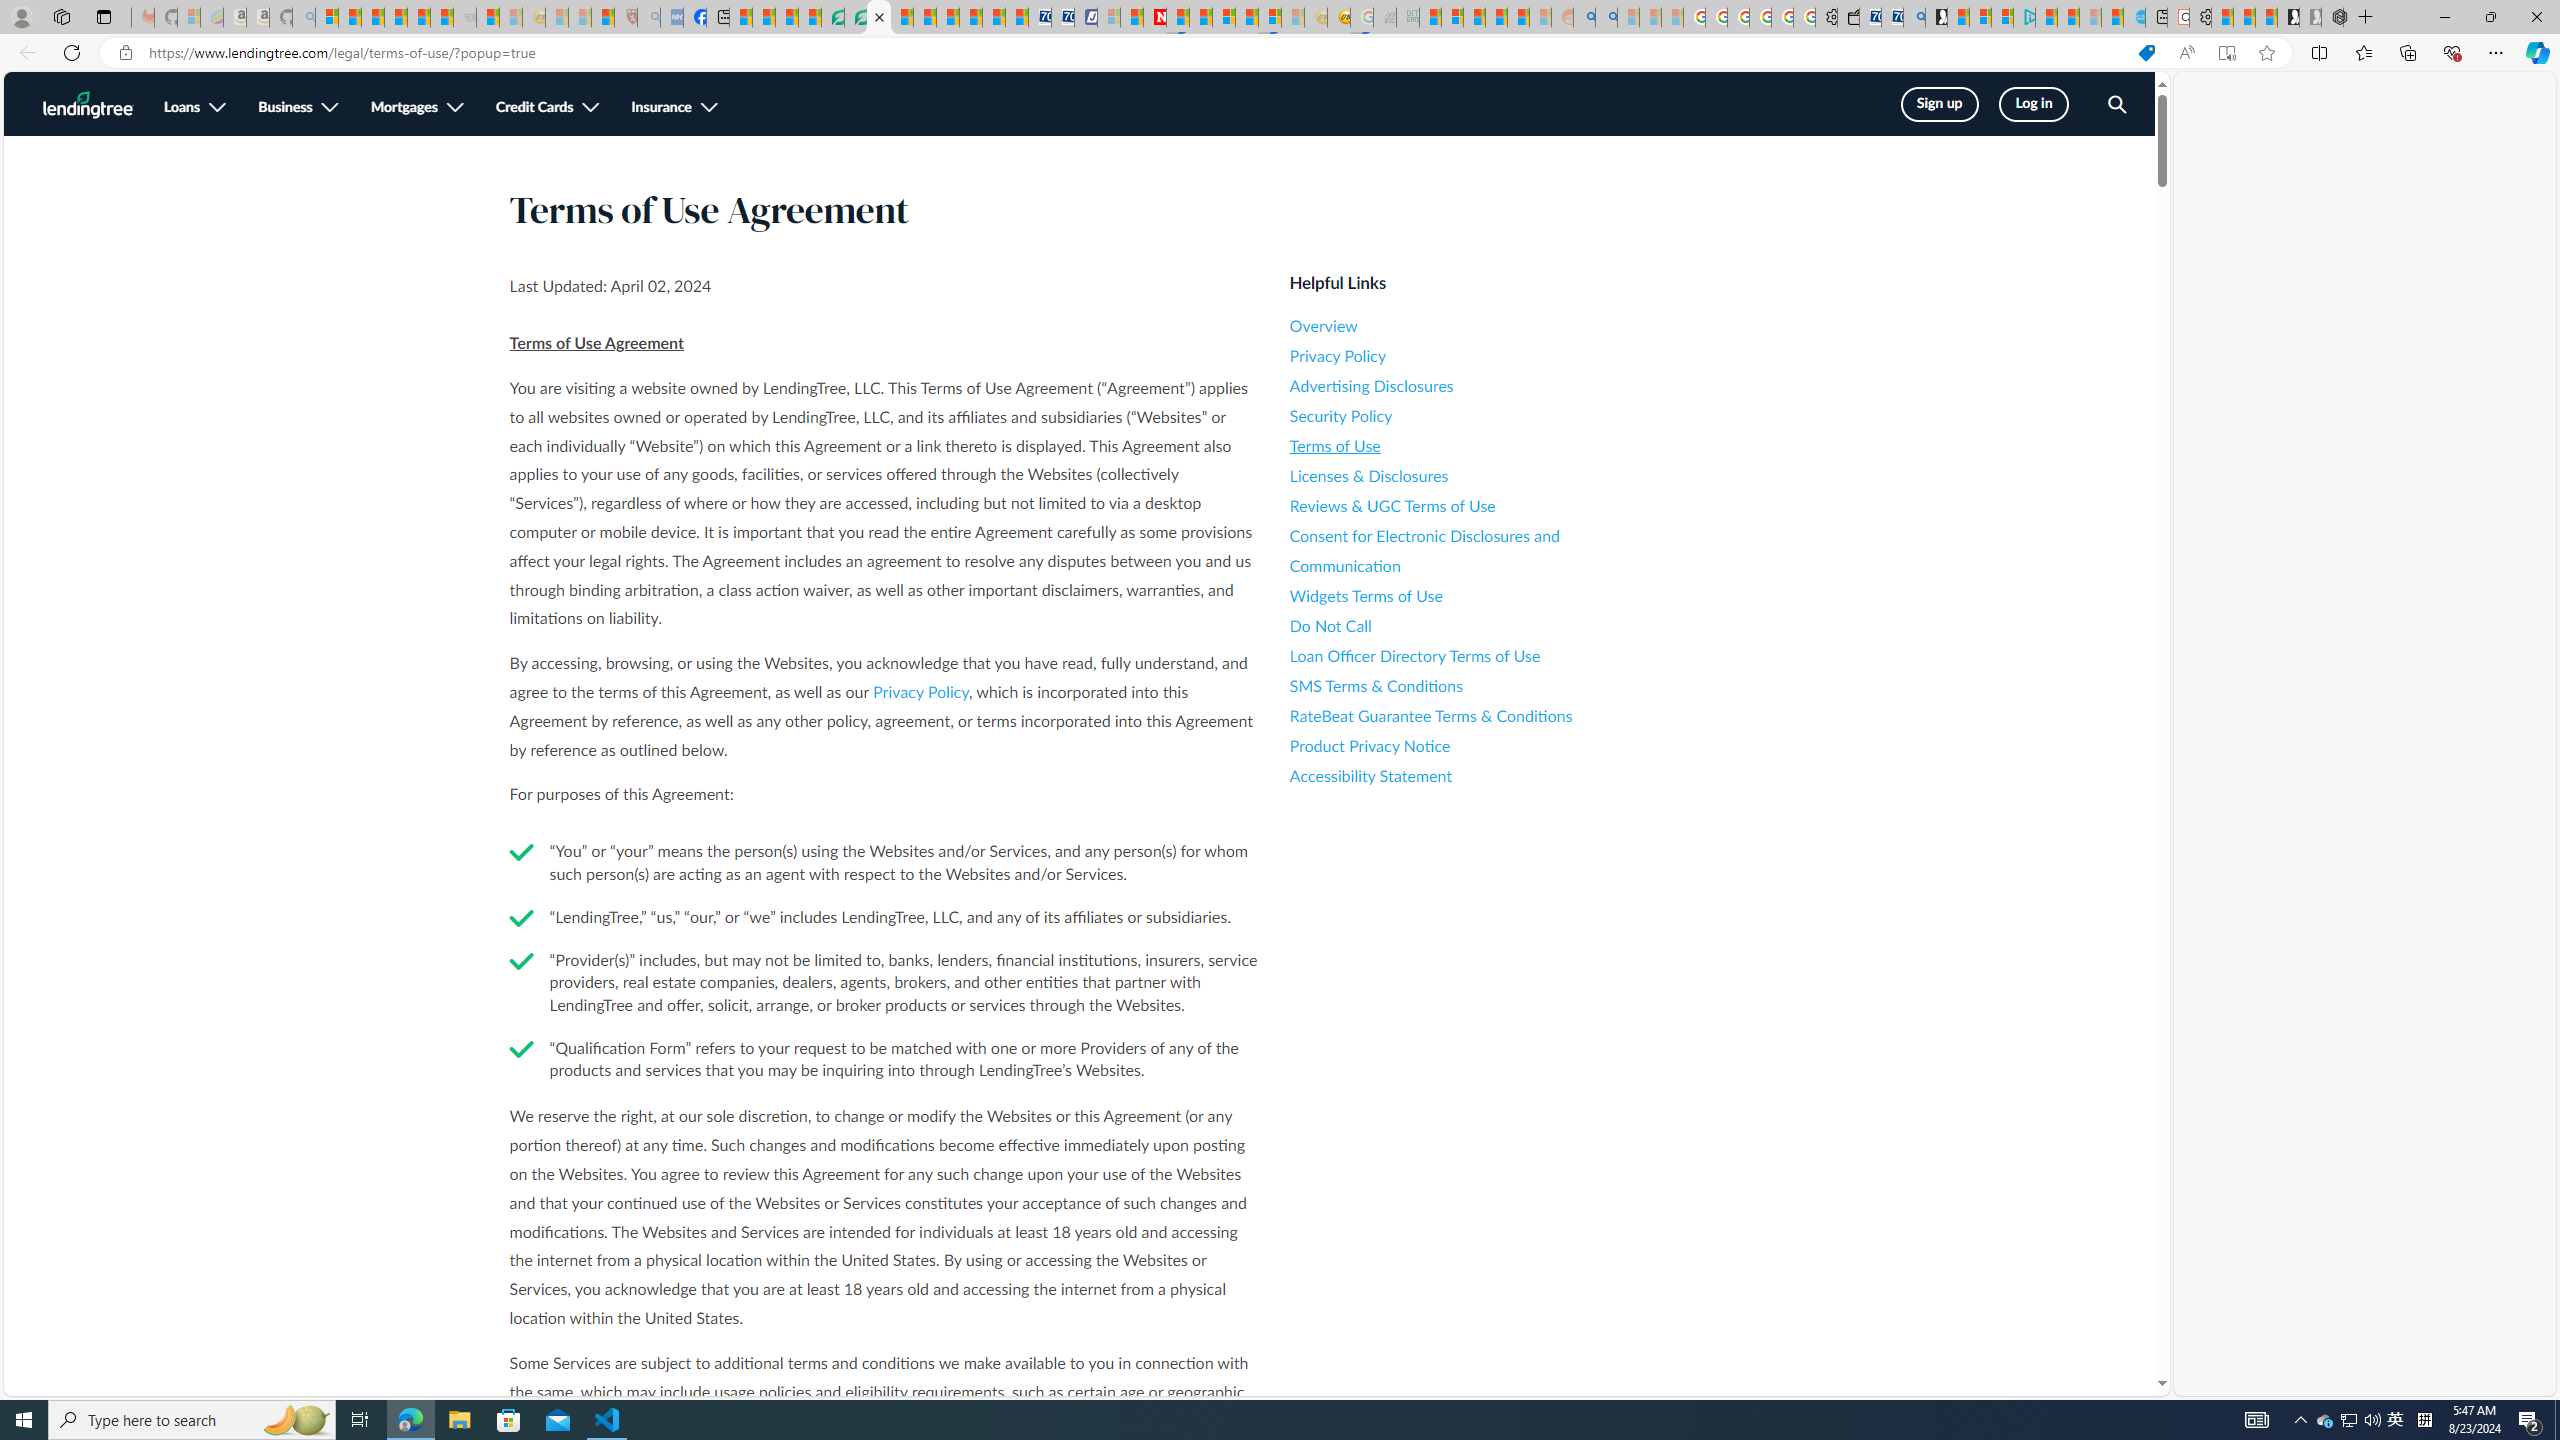 Image resolution: width=2560 pixels, height=1440 pixels. Describe the element at coordinates (87, 103) in the screenshot. I see `'LendingTree Homepage Logo'` at that location.